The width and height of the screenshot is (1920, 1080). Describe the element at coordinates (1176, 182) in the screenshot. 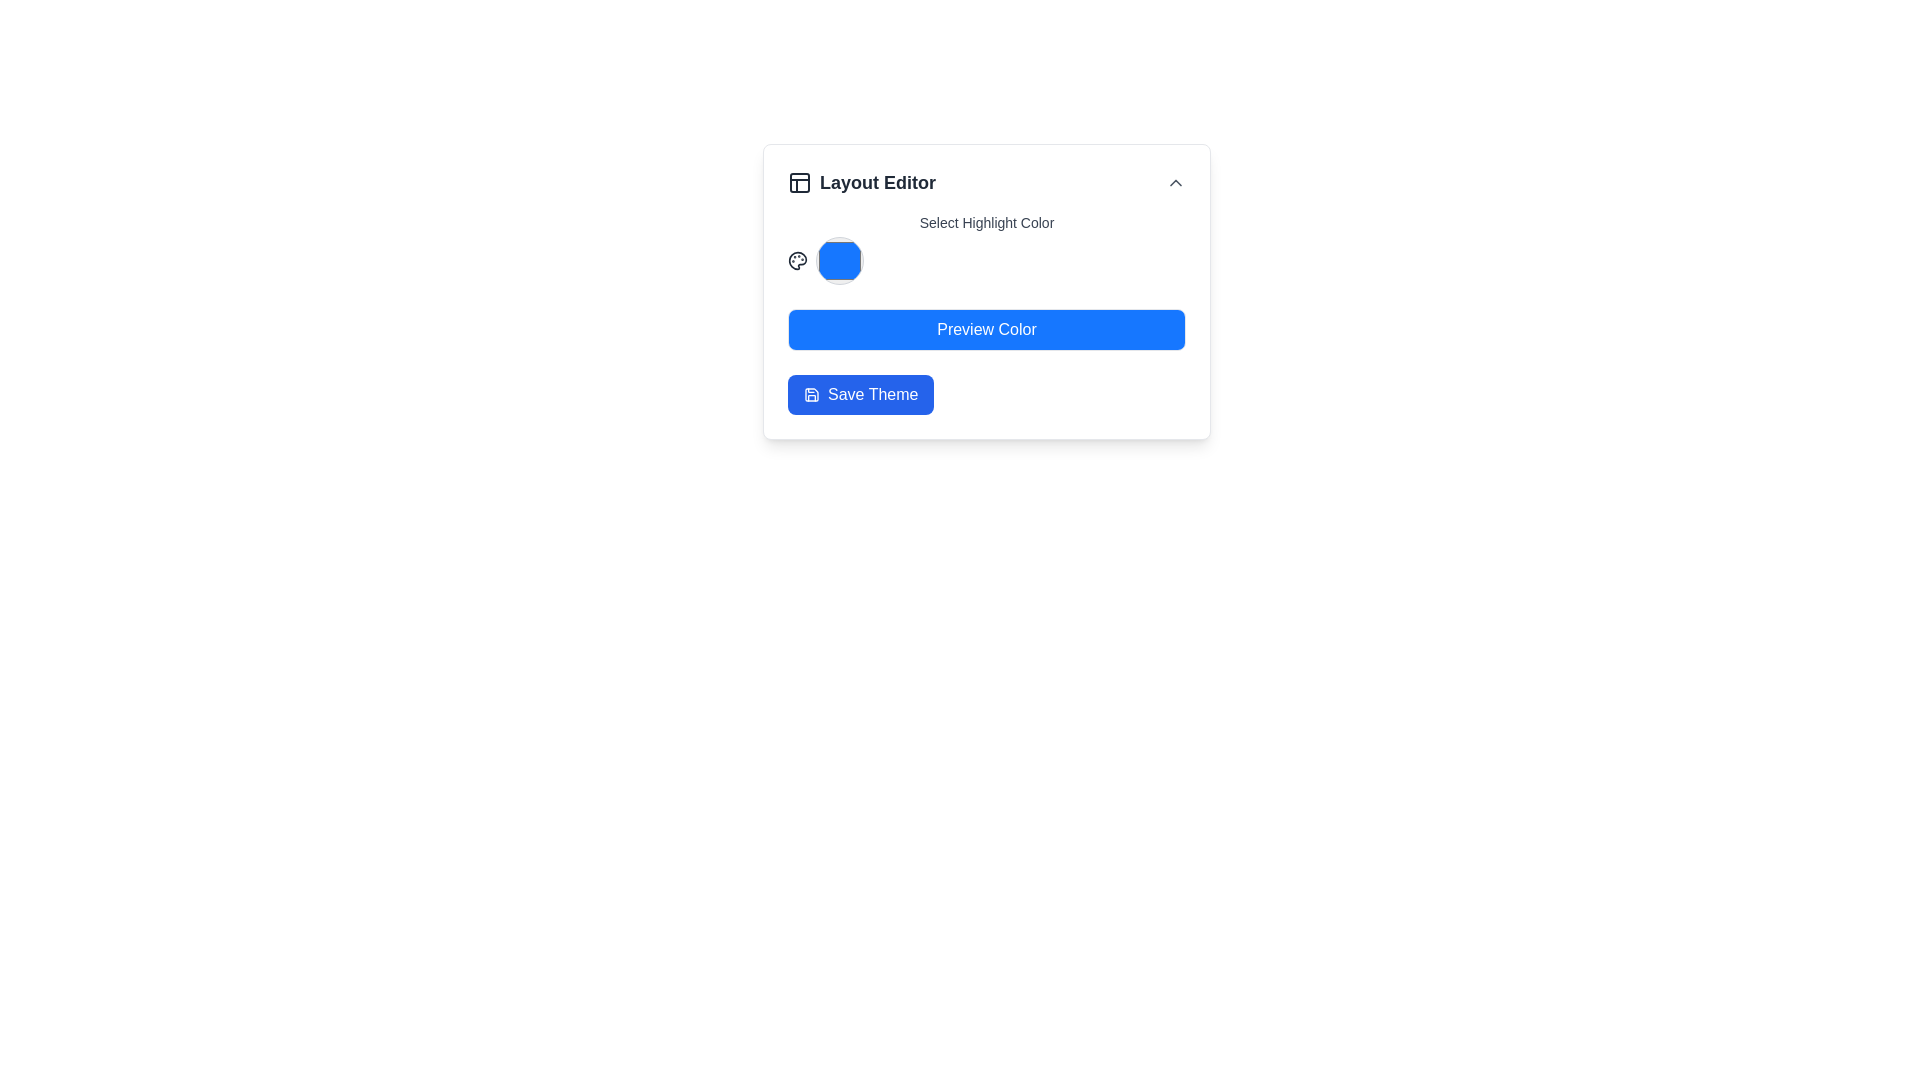

I see `the Icon button in the top-right corner of the 'Layout Editor' interface` at that location.